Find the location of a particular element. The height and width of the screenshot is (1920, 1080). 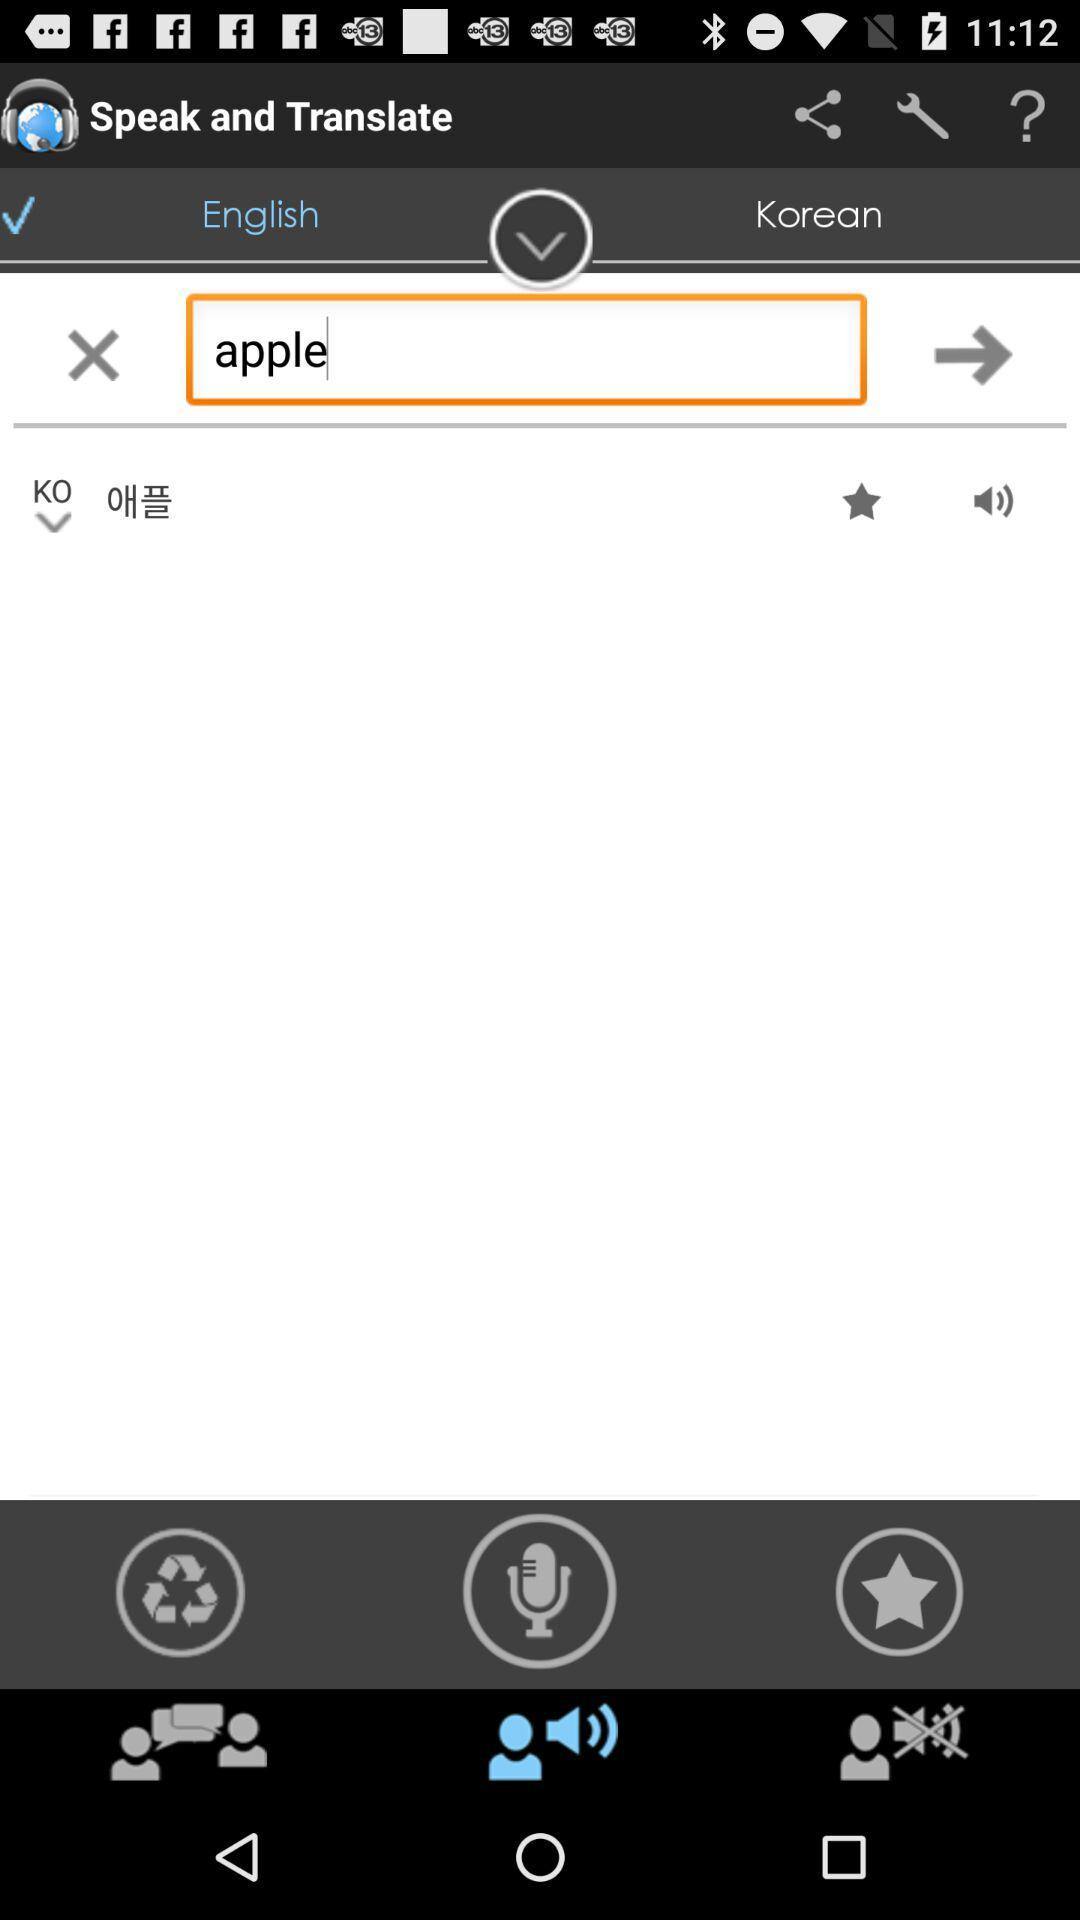

the share option is located at coordinates (817, 114).